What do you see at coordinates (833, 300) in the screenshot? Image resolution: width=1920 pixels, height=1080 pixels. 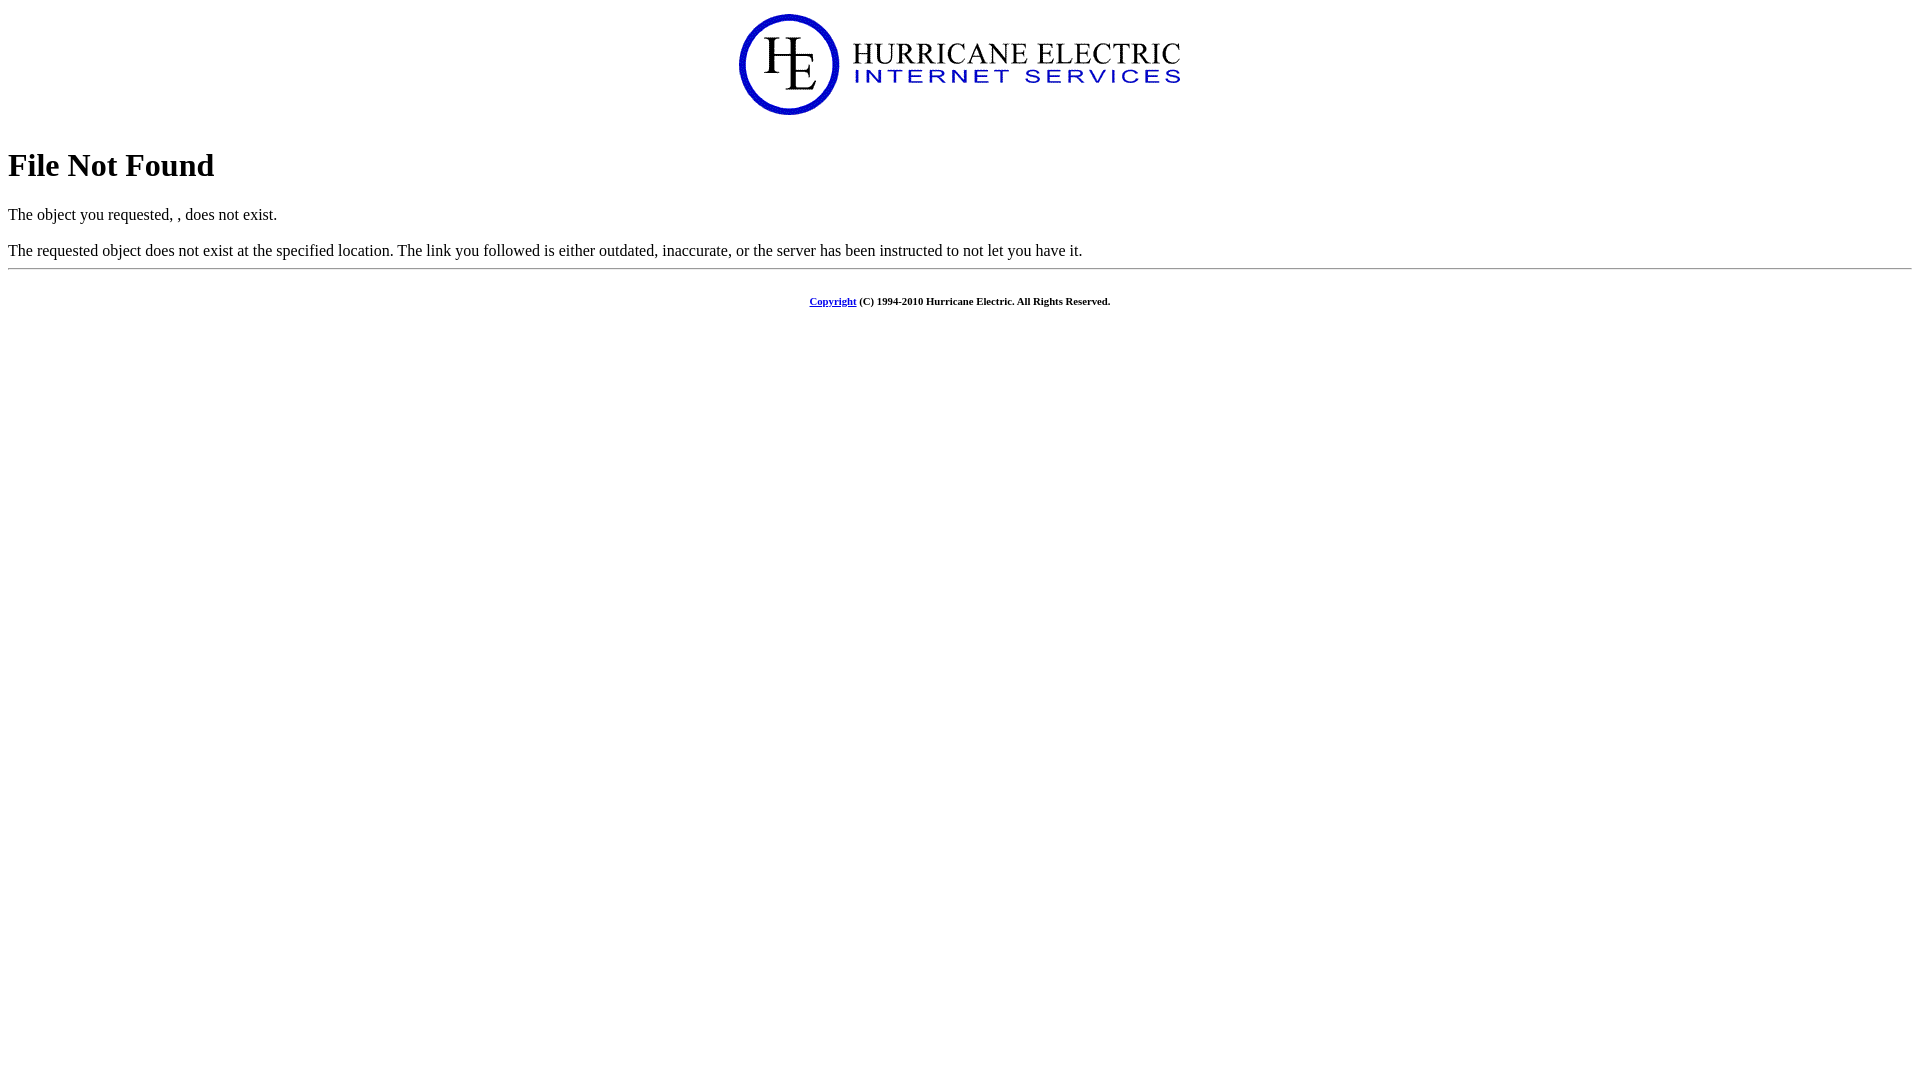 I see `'Copyright'` at bounding box center [833, 300].